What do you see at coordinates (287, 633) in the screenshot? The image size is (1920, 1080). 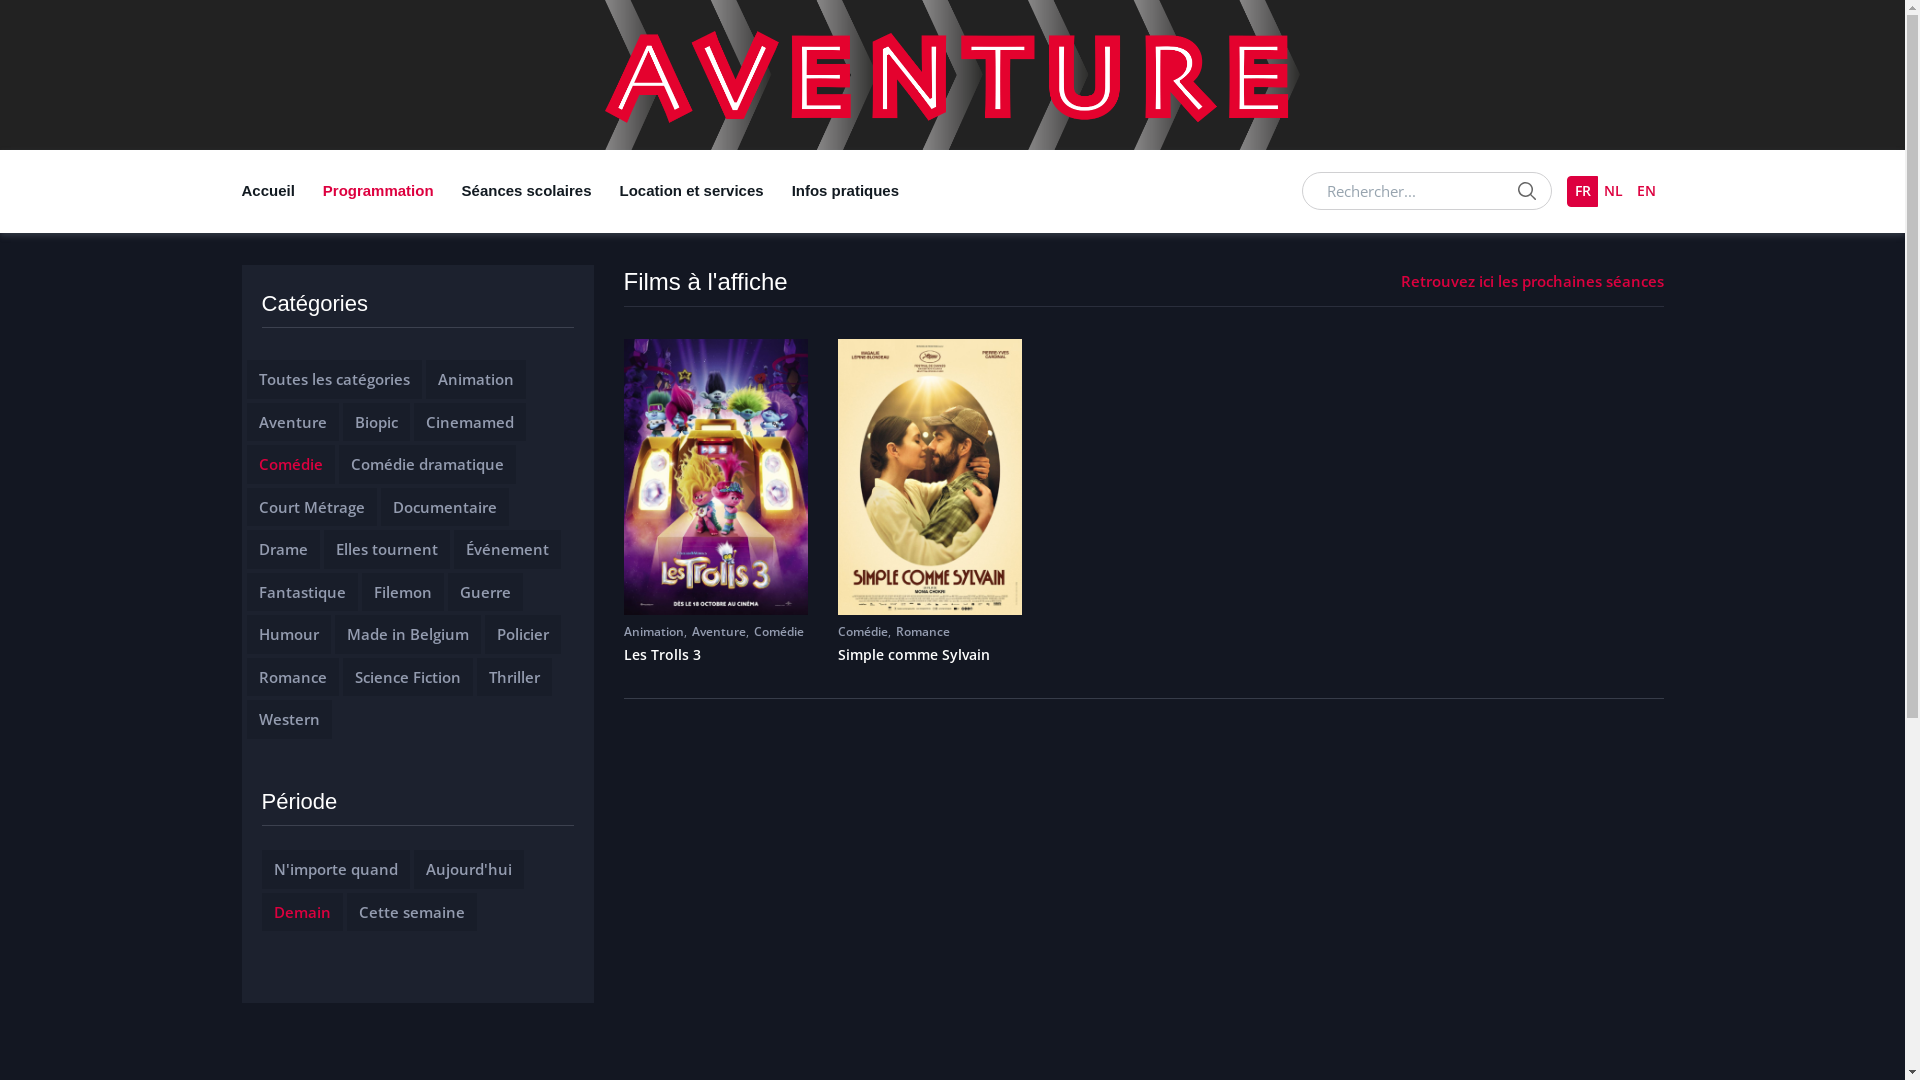 I see `'Humour'` at bounding box center [287, 633].